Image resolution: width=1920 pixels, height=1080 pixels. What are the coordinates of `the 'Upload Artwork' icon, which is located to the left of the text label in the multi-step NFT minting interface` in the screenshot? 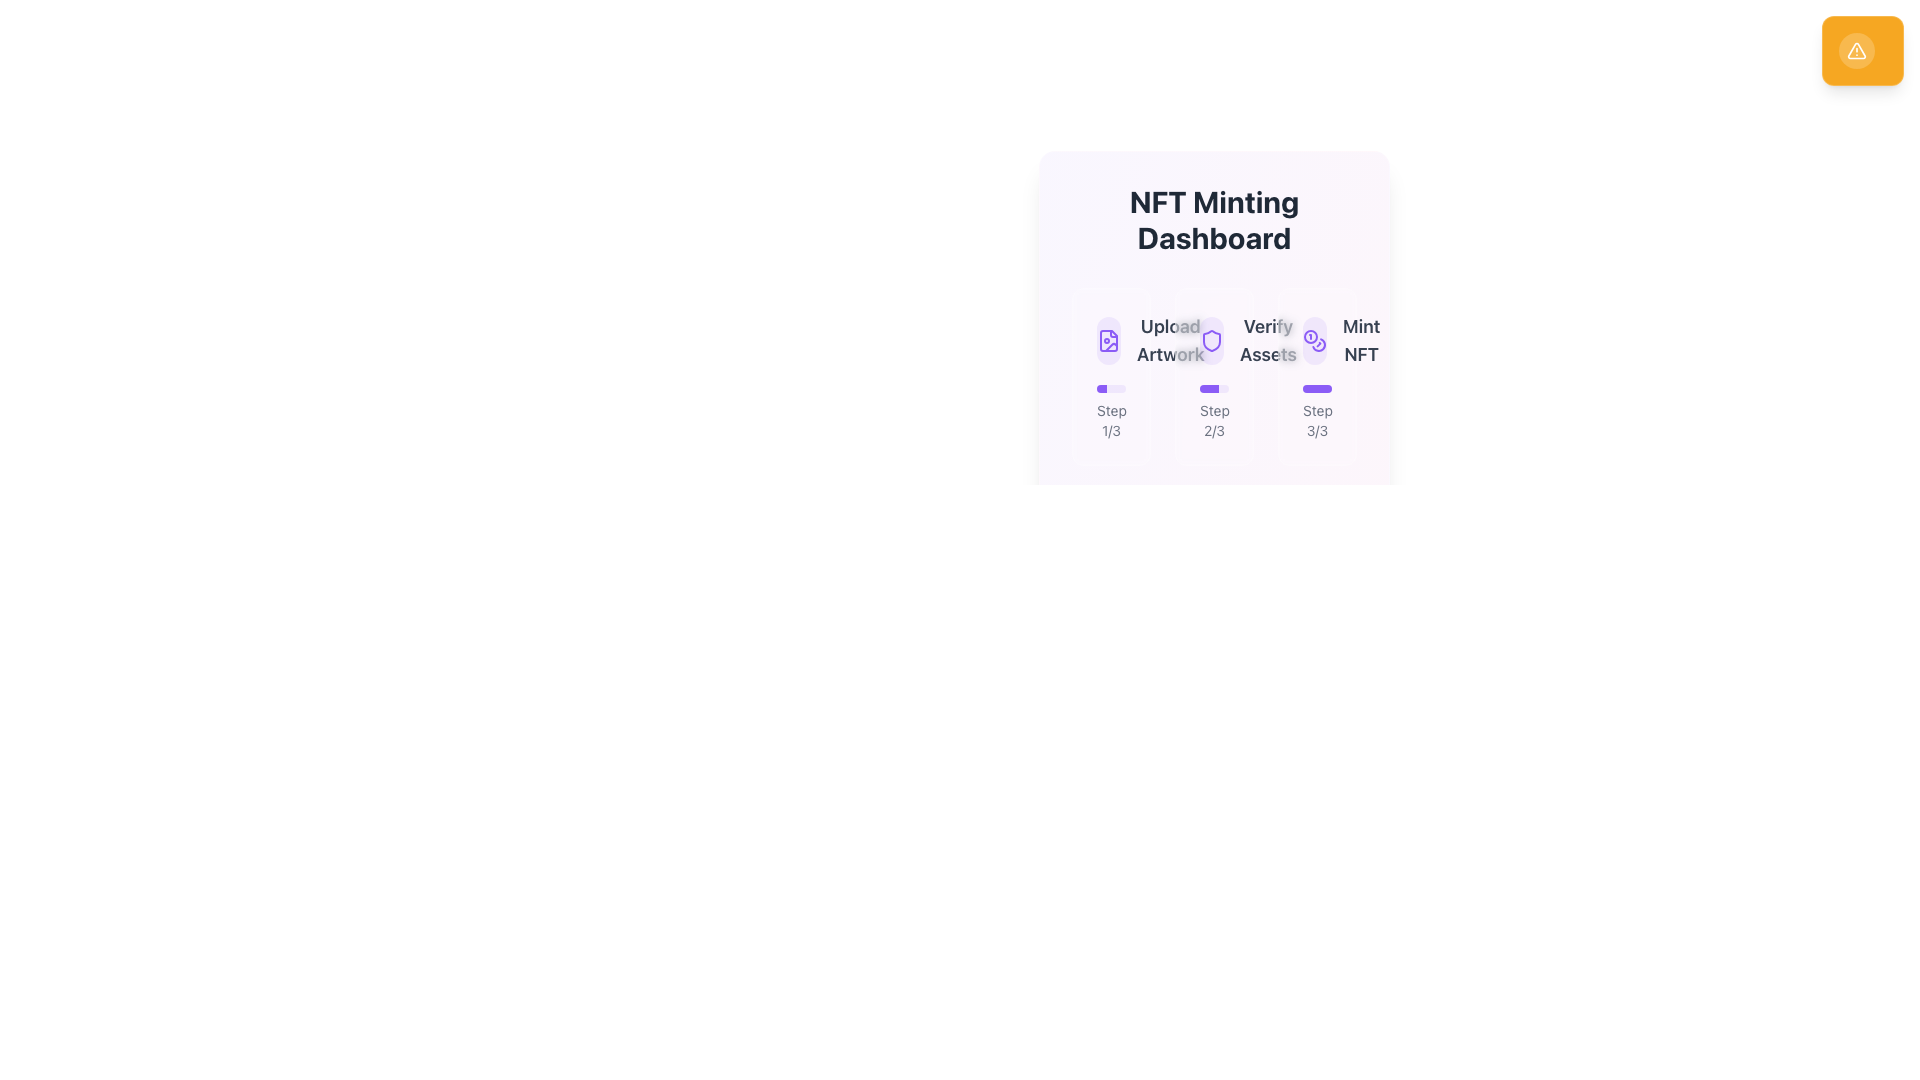 It's located at (1107, 339).